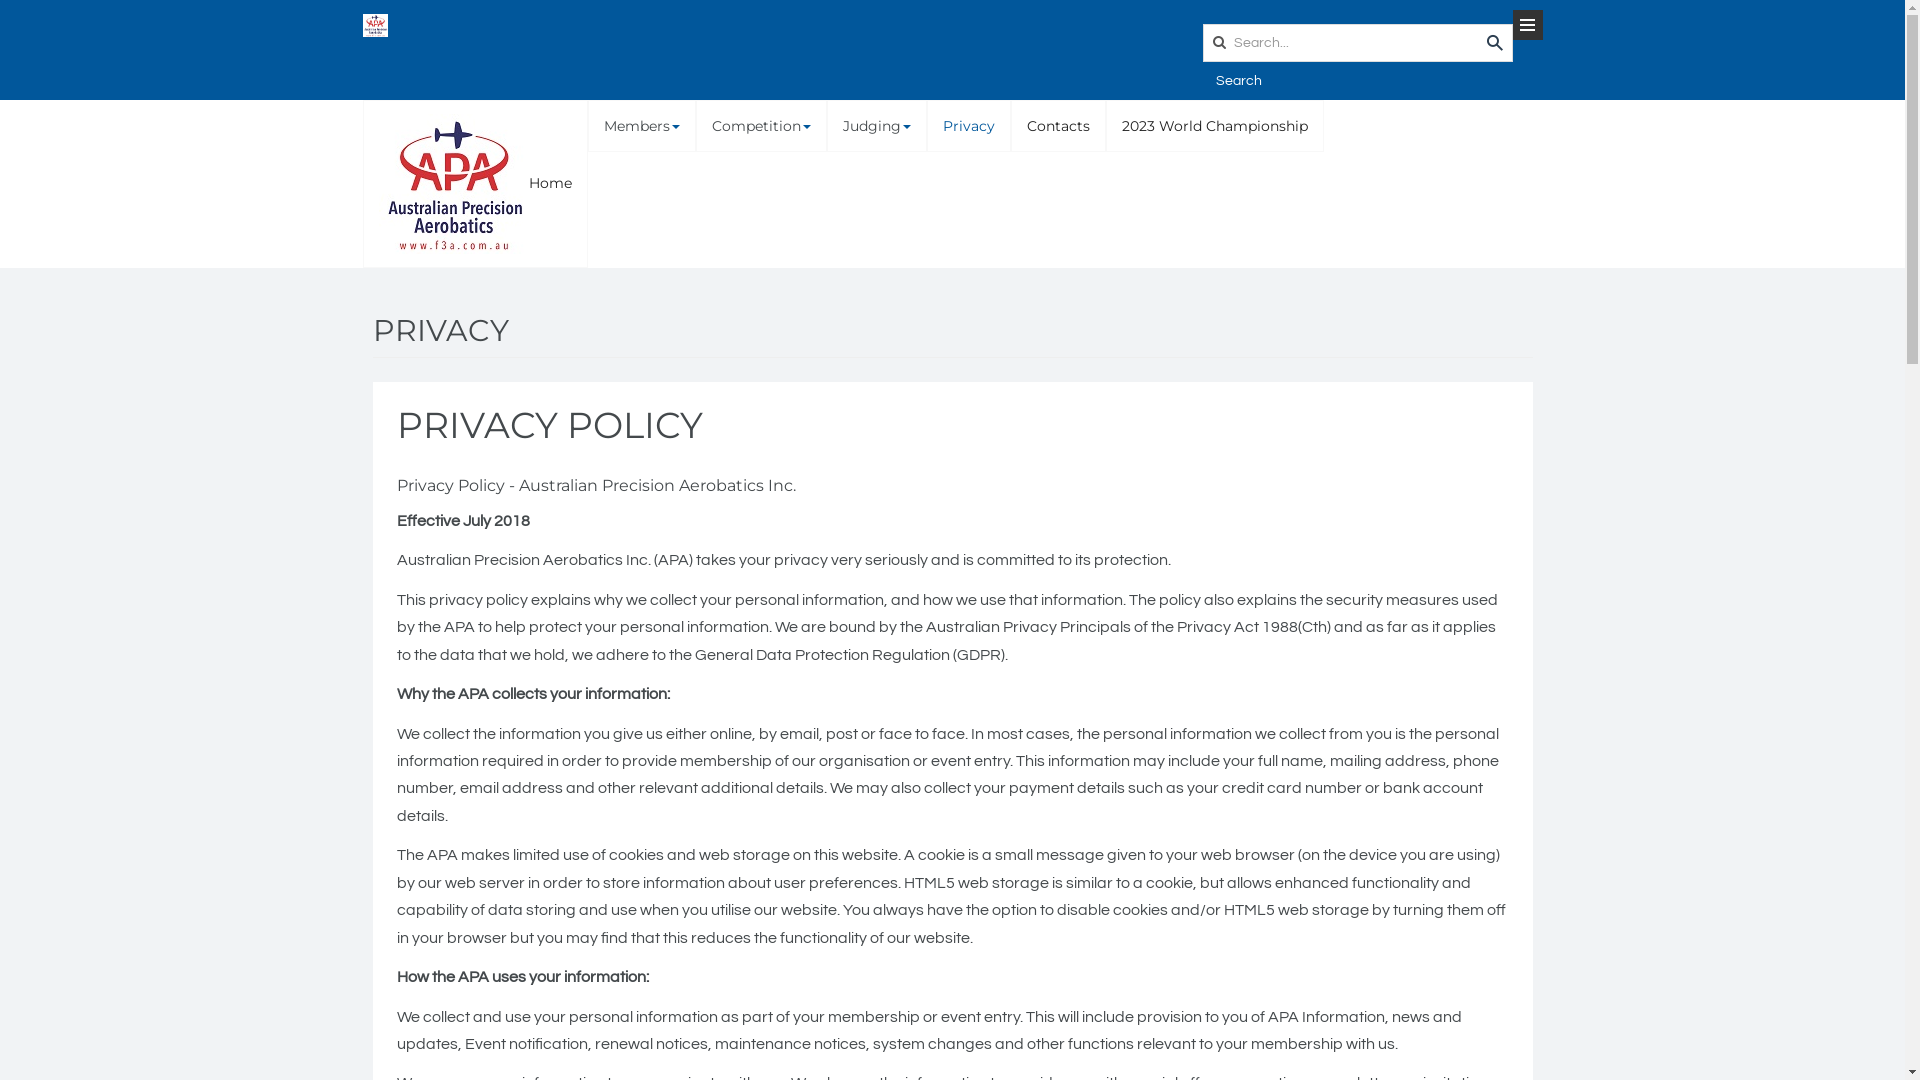 The width and height of the screenshot is (1920, 1080). I want to click on 'Privacy', so click(969, 126).